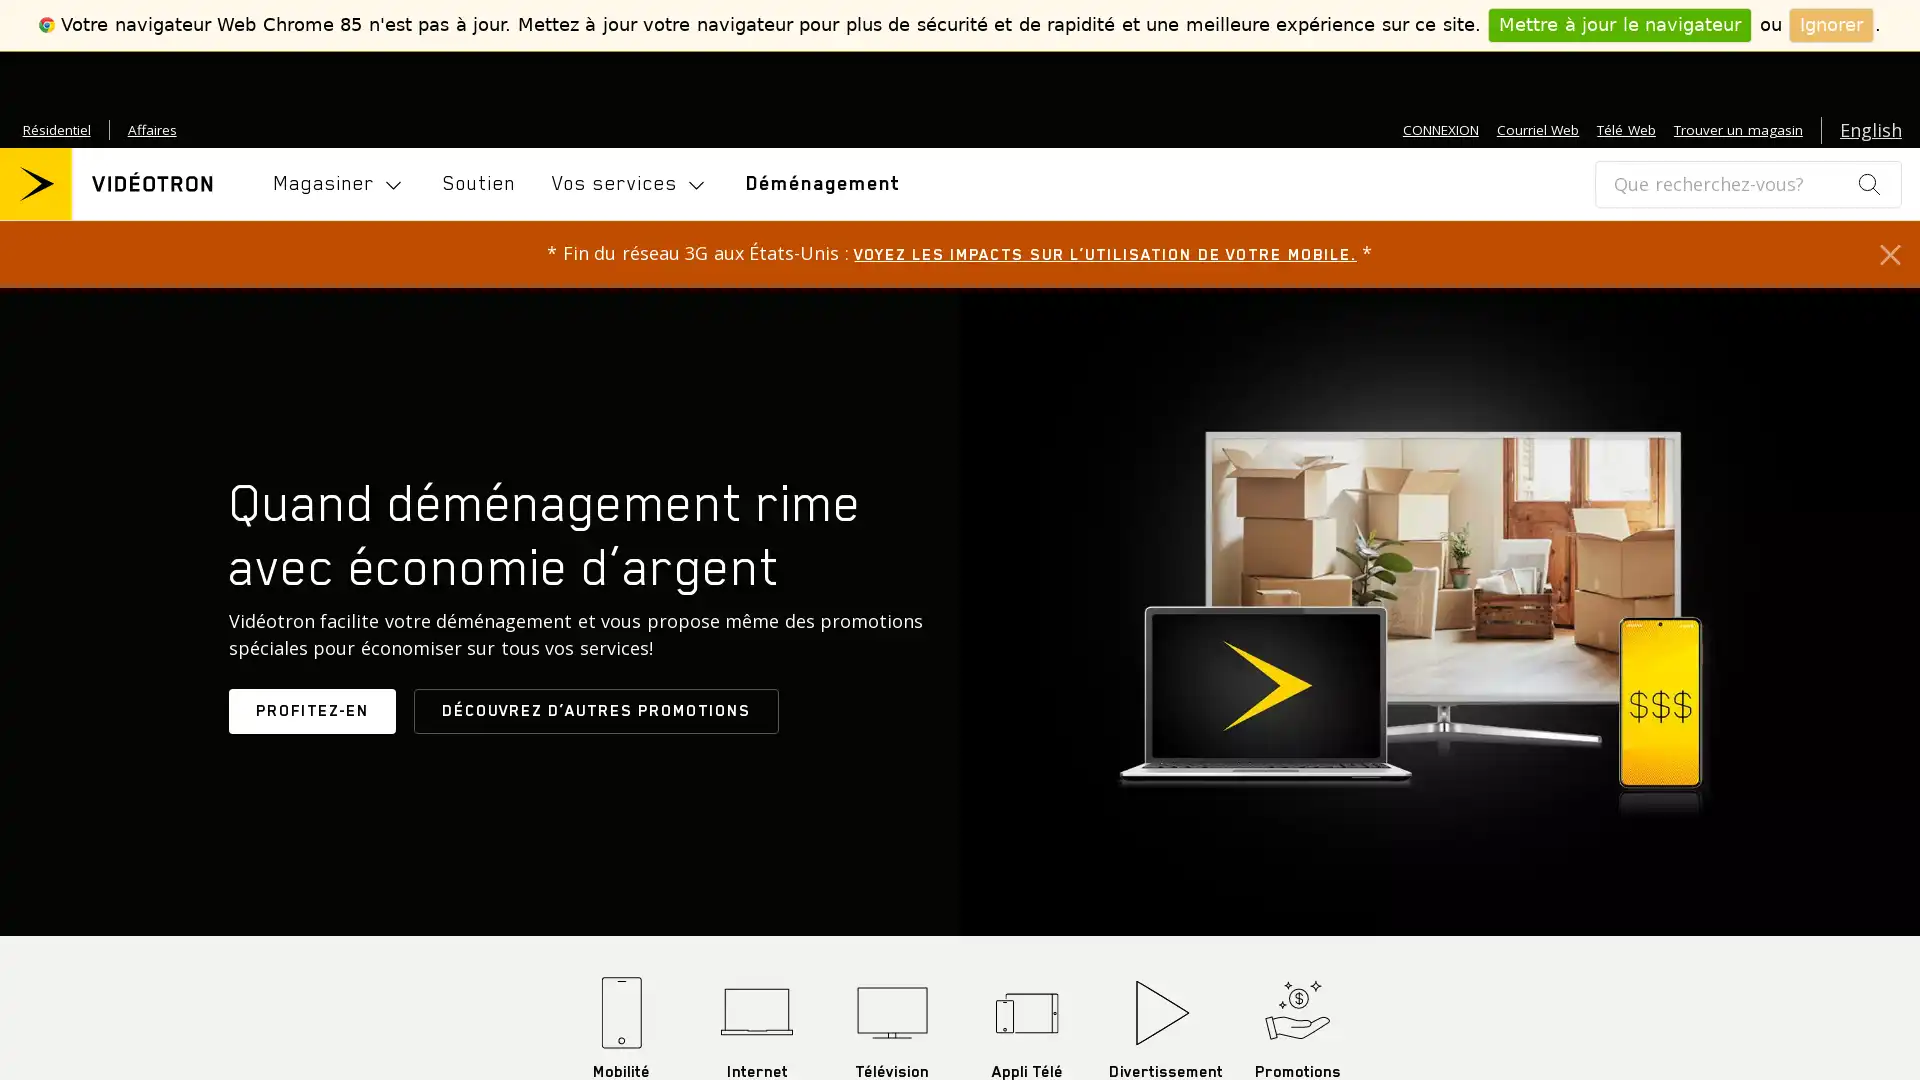  What do you see at coordinates (1867, 183) in the screenshot?
I see `search` at bounding box center [1867, 183].